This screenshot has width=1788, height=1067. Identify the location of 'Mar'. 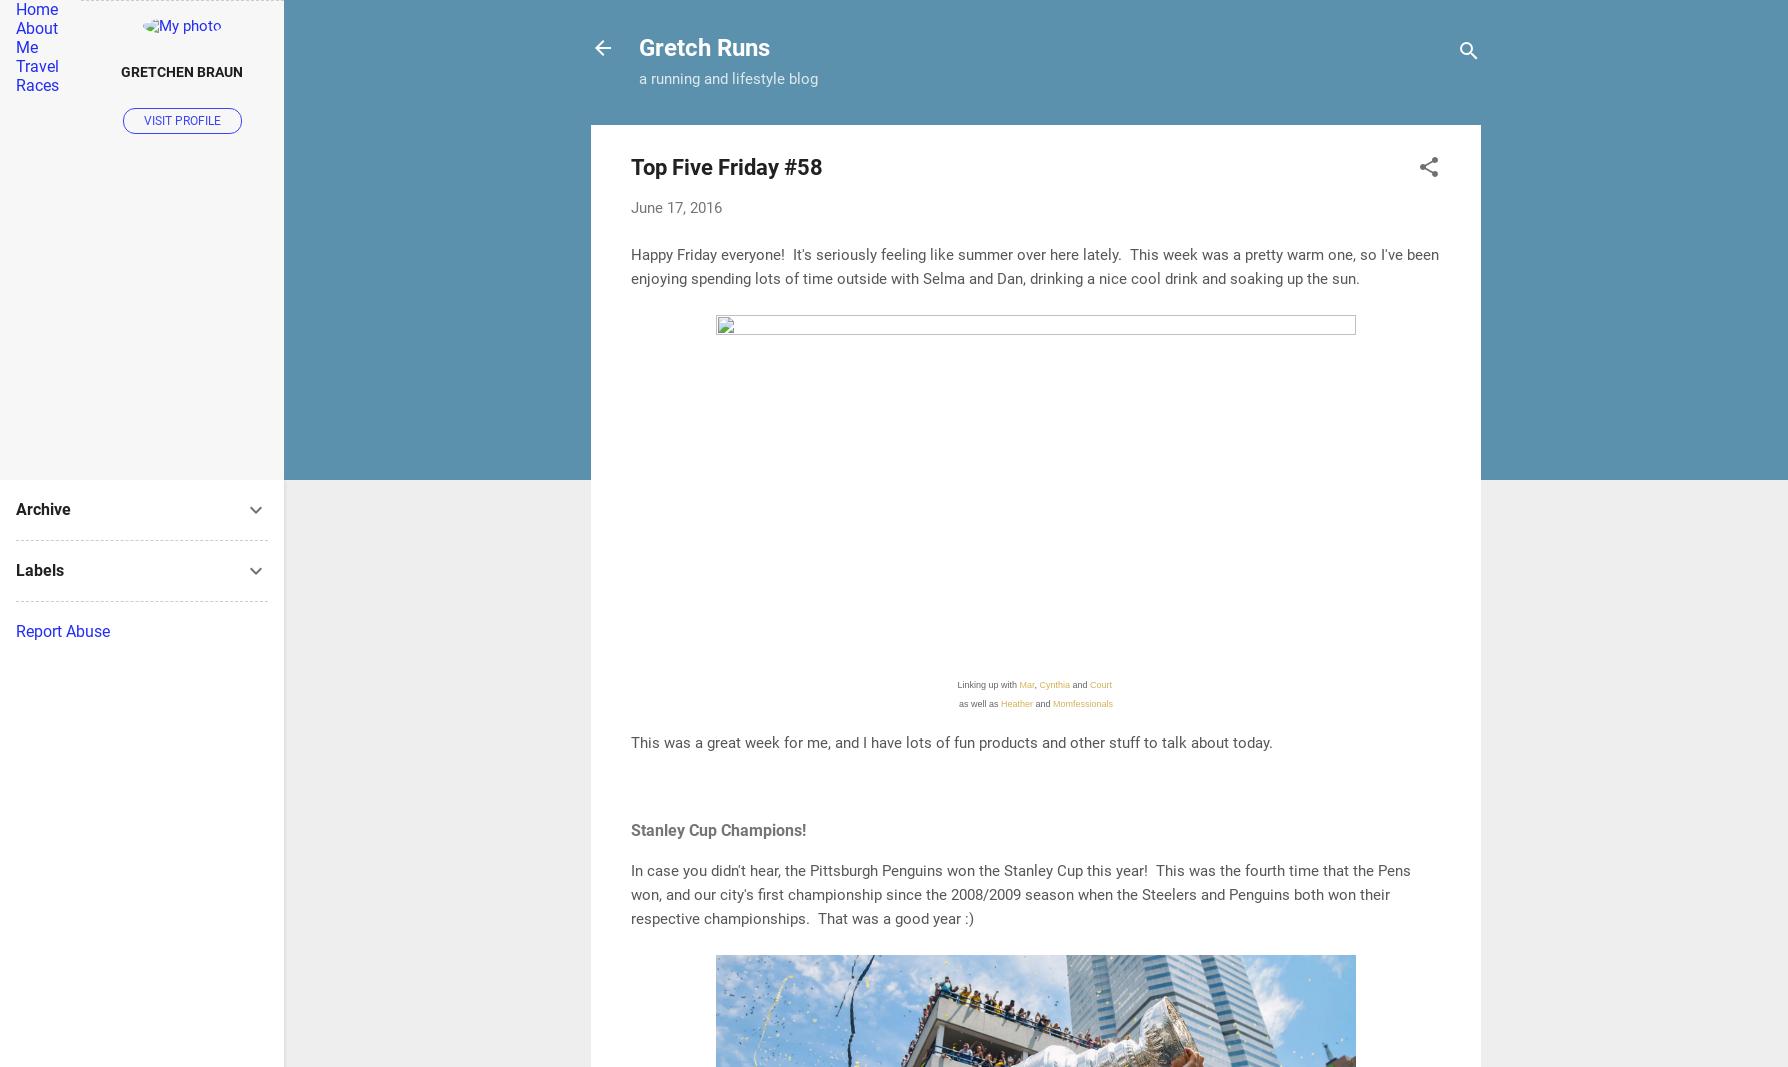
(1026, 683).